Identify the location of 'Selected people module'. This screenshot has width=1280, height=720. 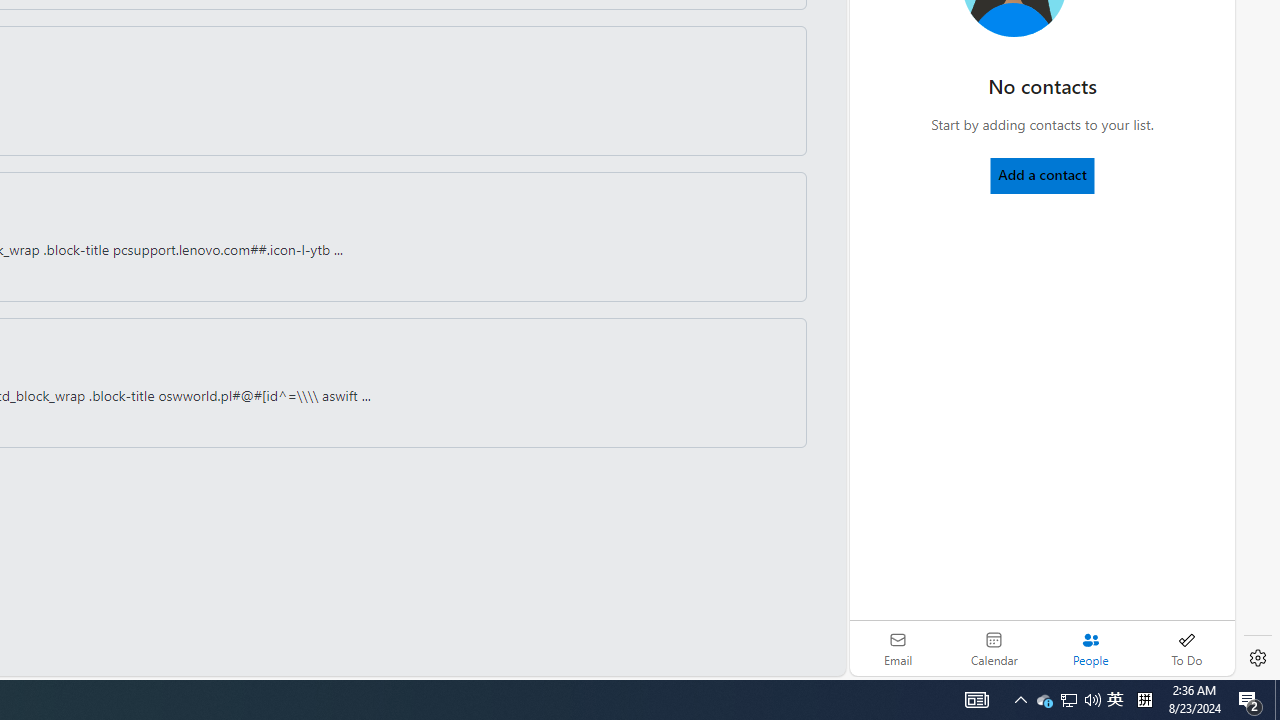
(1089, 648).